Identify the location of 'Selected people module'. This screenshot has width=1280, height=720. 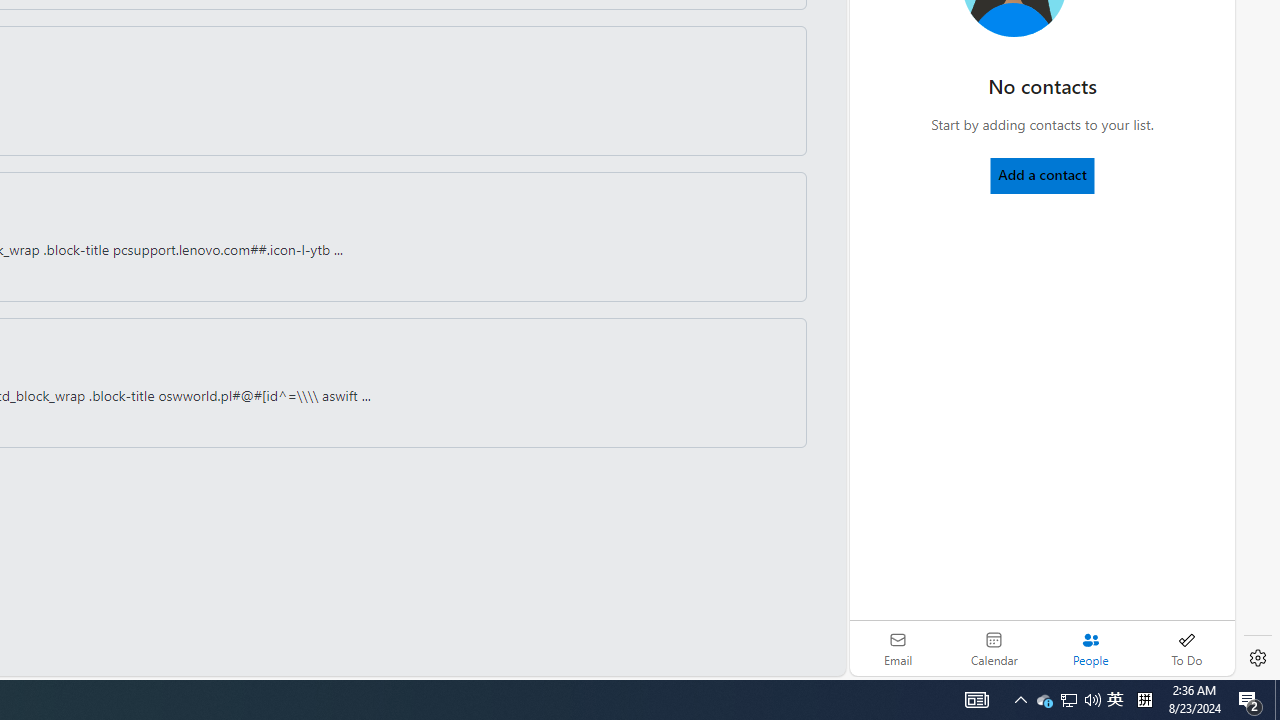
(1089, 648).